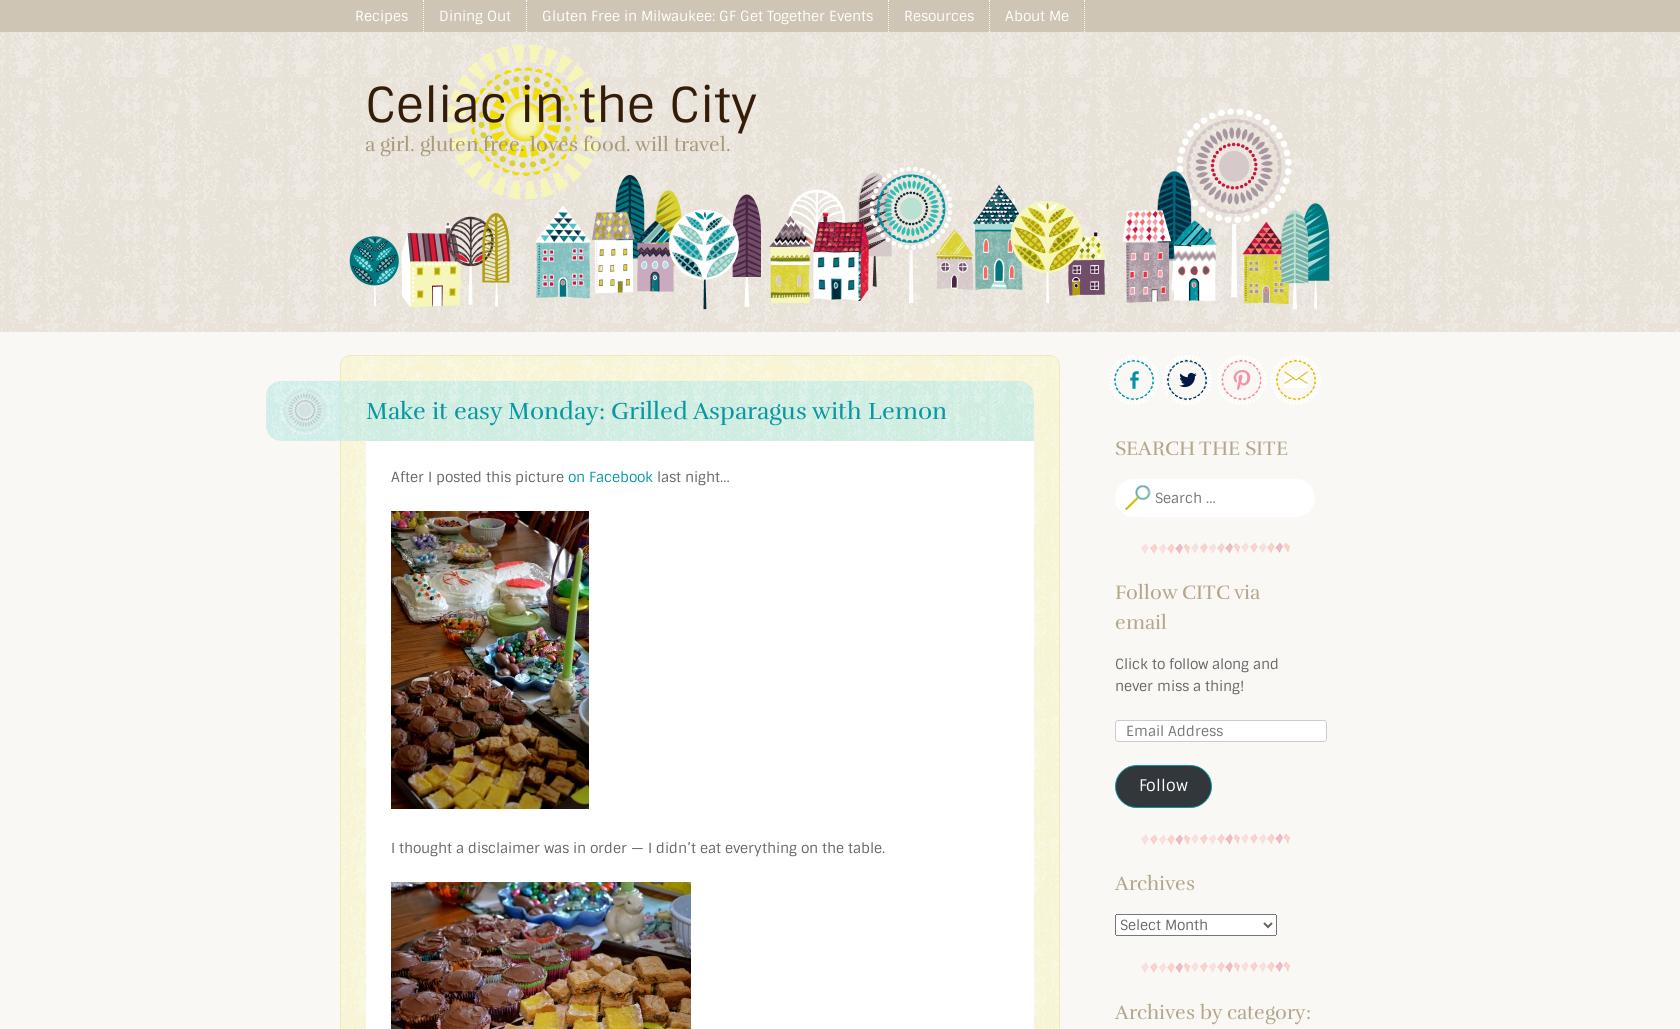 This screenshot has height=1029, width=1680. What do you see at coordinates (691, 476) in the screenshot?
I see `'last night…'` at bounding box center [691, 476].